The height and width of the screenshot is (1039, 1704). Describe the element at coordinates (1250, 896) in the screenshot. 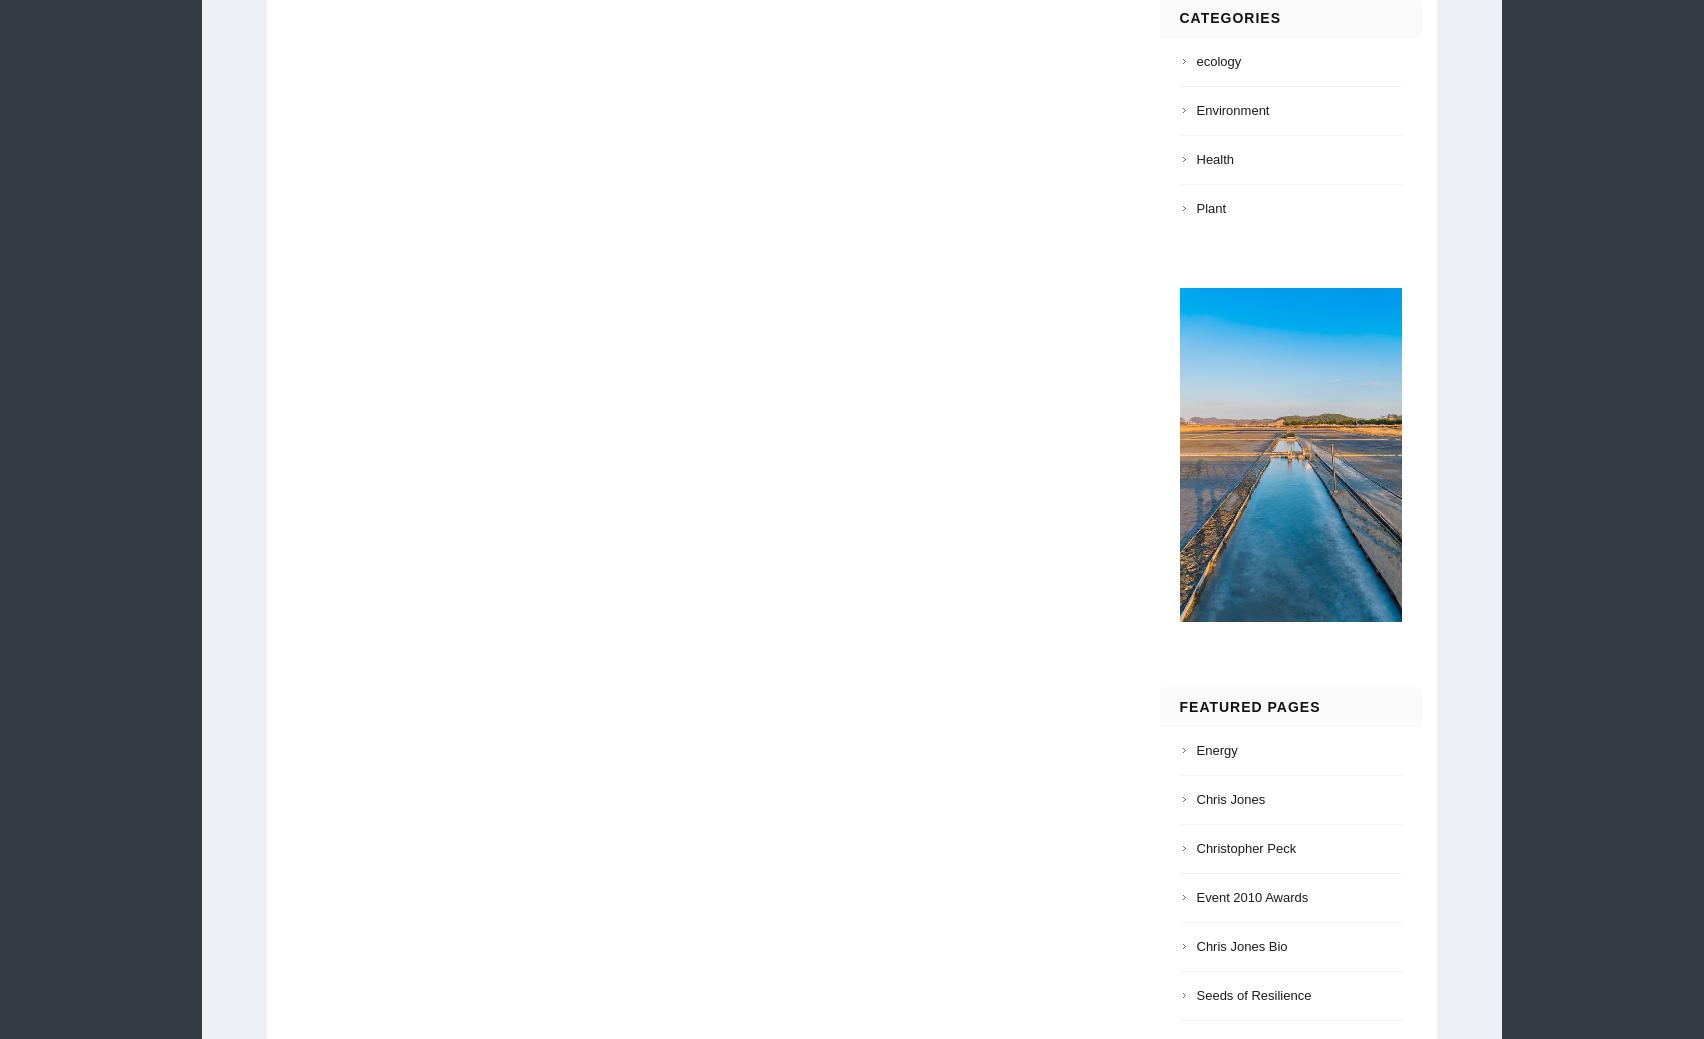

I see `'Event 2010 Awards'` at that location.